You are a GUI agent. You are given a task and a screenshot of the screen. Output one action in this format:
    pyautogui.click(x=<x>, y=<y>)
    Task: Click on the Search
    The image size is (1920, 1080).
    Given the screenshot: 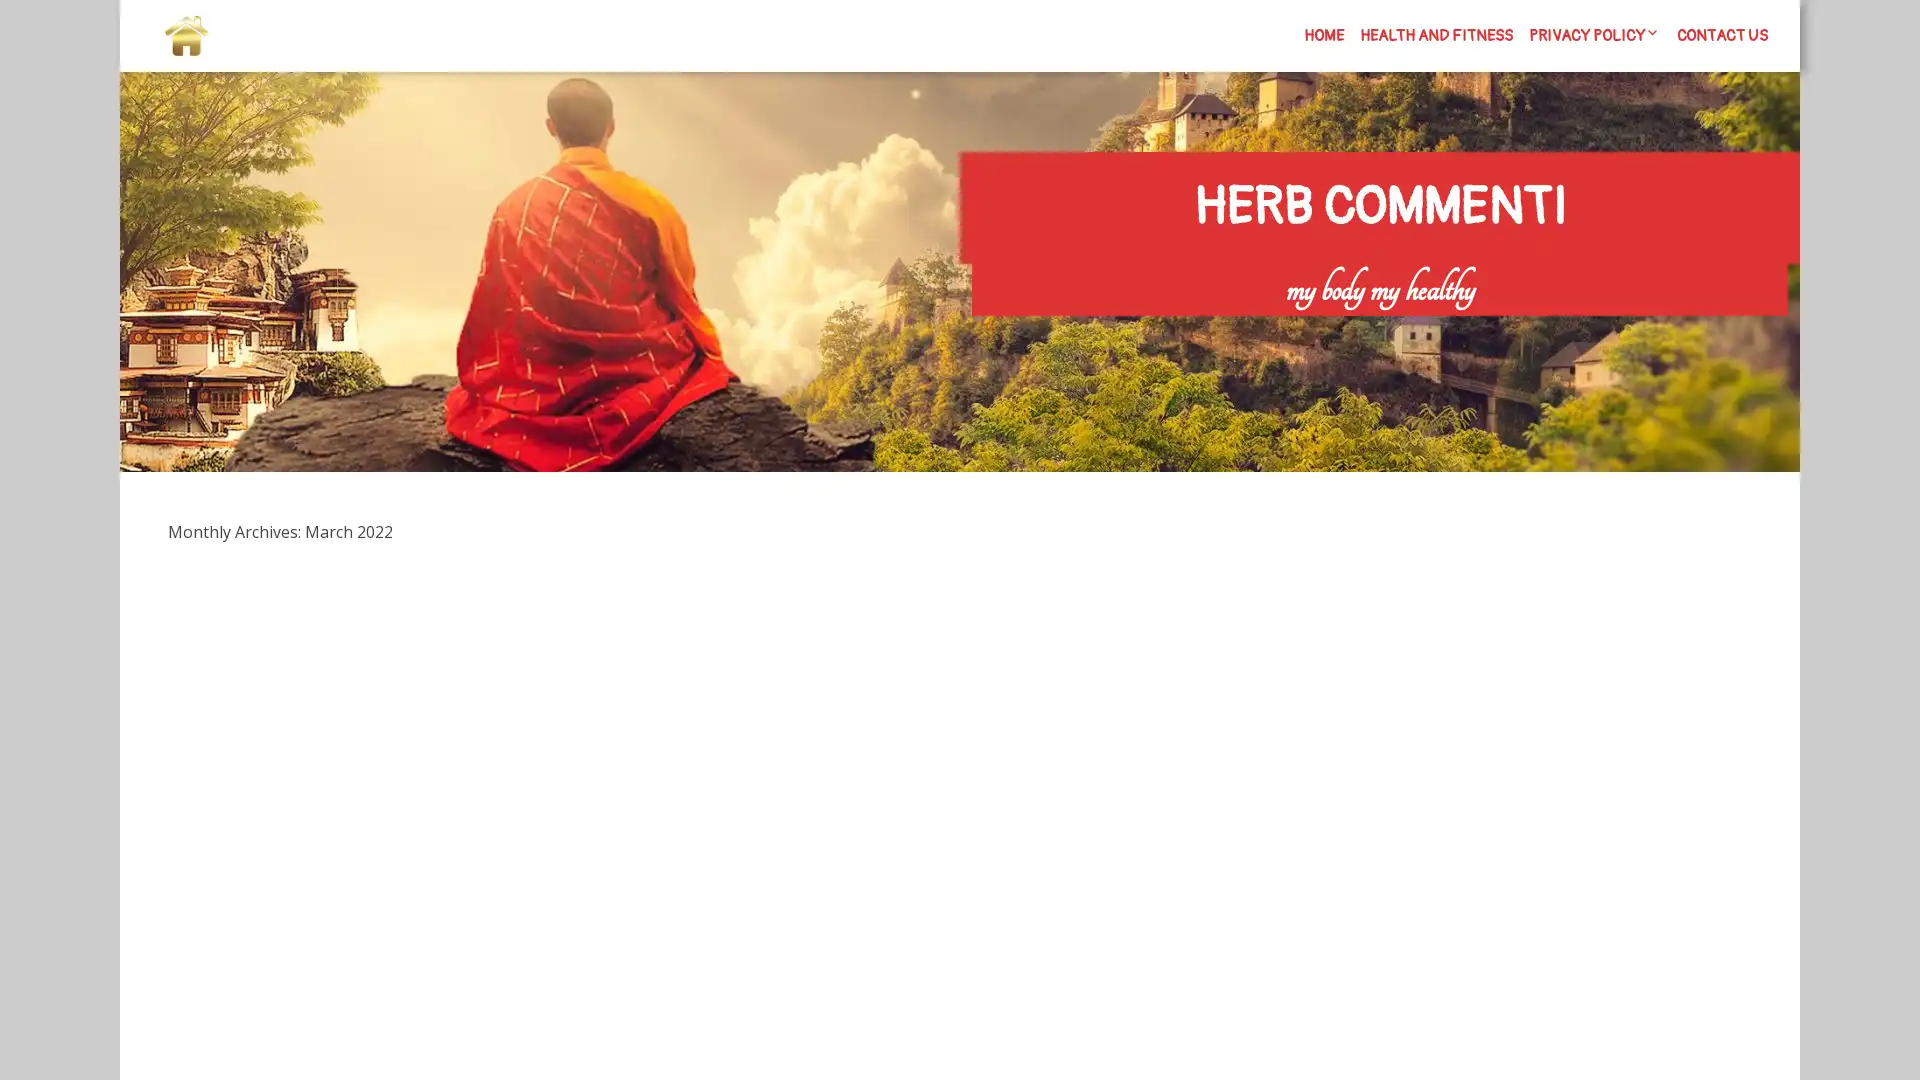 What is the action you would take?
    pyautogui.click(x=1557, y=327)
    